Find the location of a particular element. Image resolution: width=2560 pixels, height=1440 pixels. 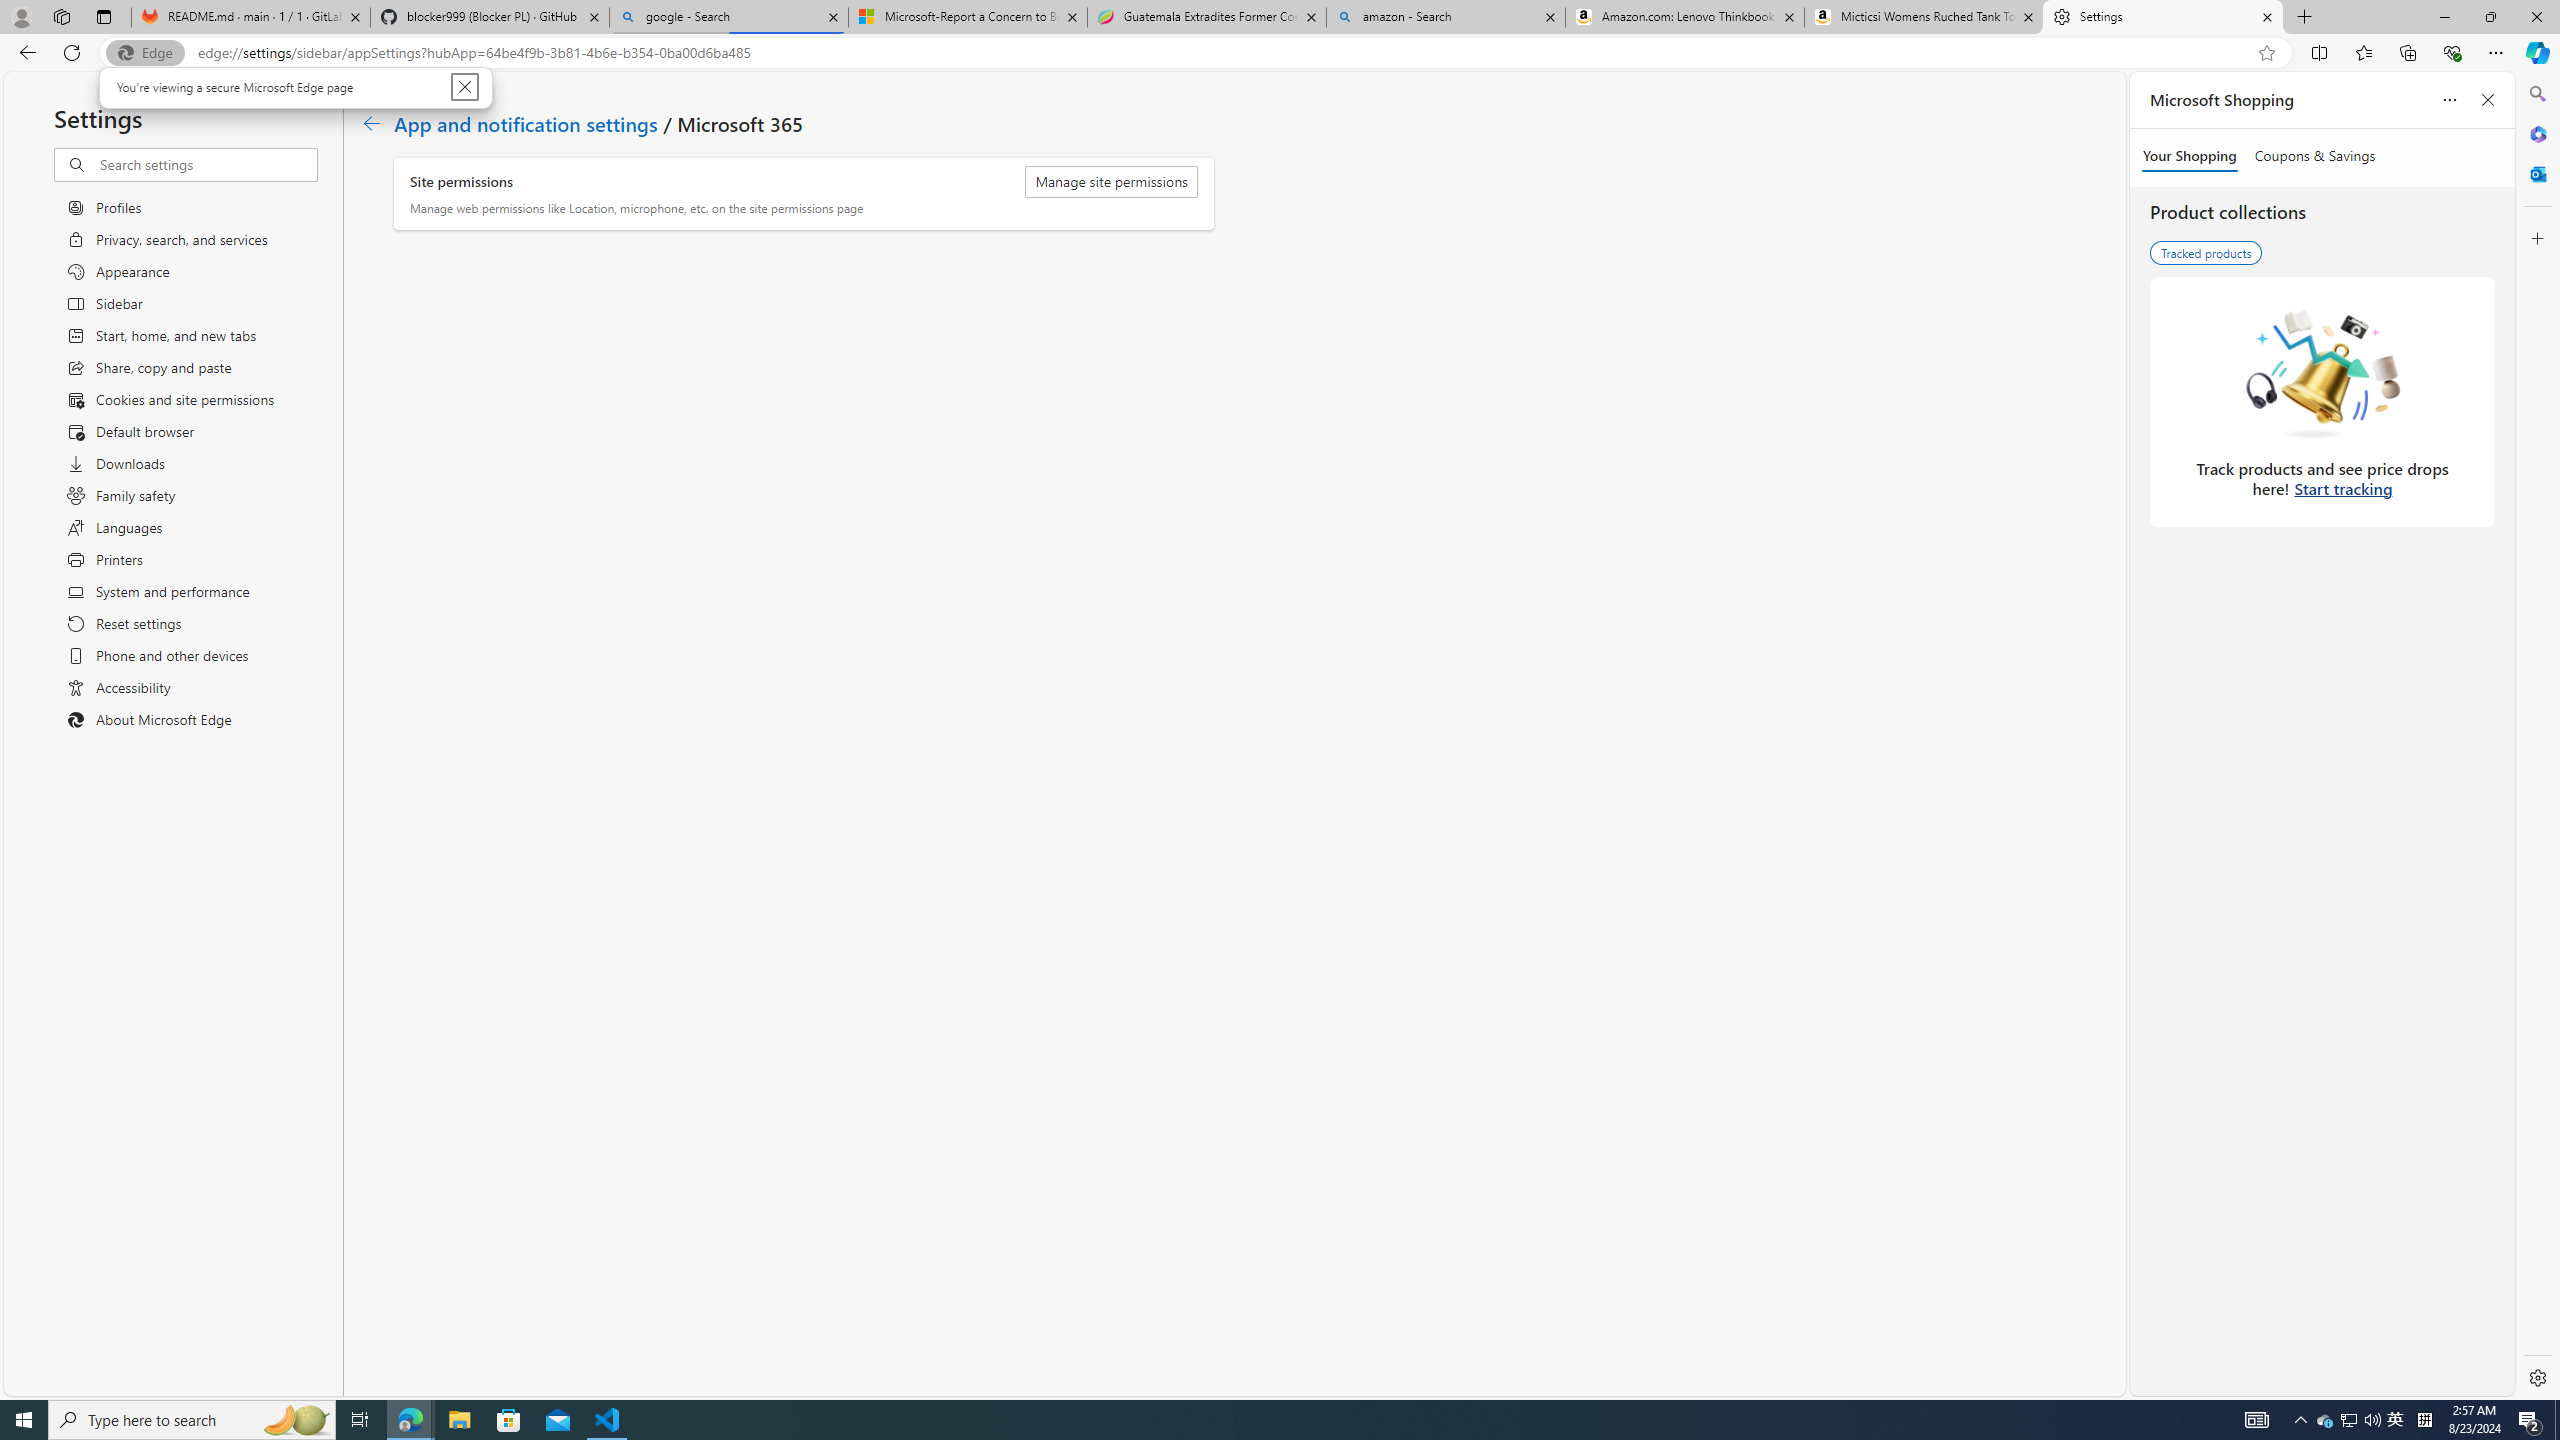

'AutomationID: 4105' is located at coordinates (2255, 1418).